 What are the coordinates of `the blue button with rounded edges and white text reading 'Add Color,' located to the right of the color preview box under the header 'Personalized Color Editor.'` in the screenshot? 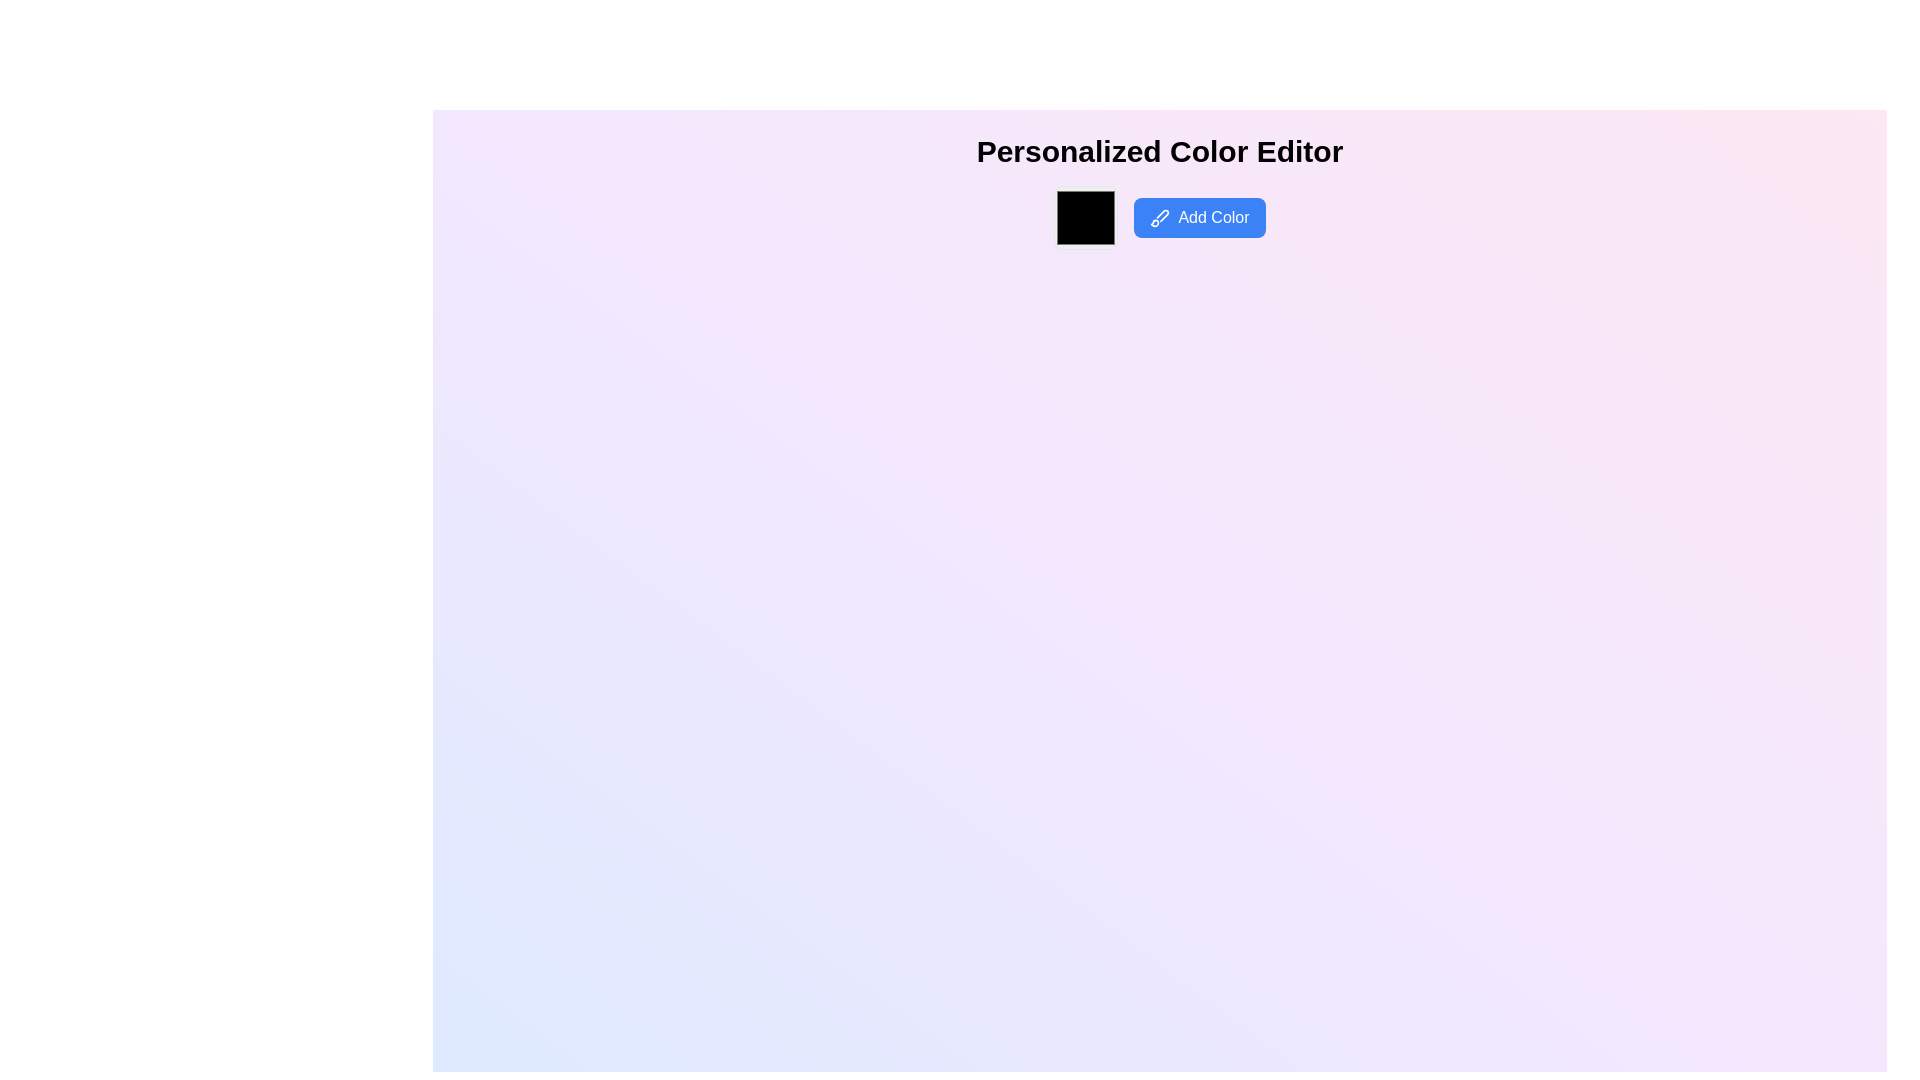 It's located at (1160, 225).